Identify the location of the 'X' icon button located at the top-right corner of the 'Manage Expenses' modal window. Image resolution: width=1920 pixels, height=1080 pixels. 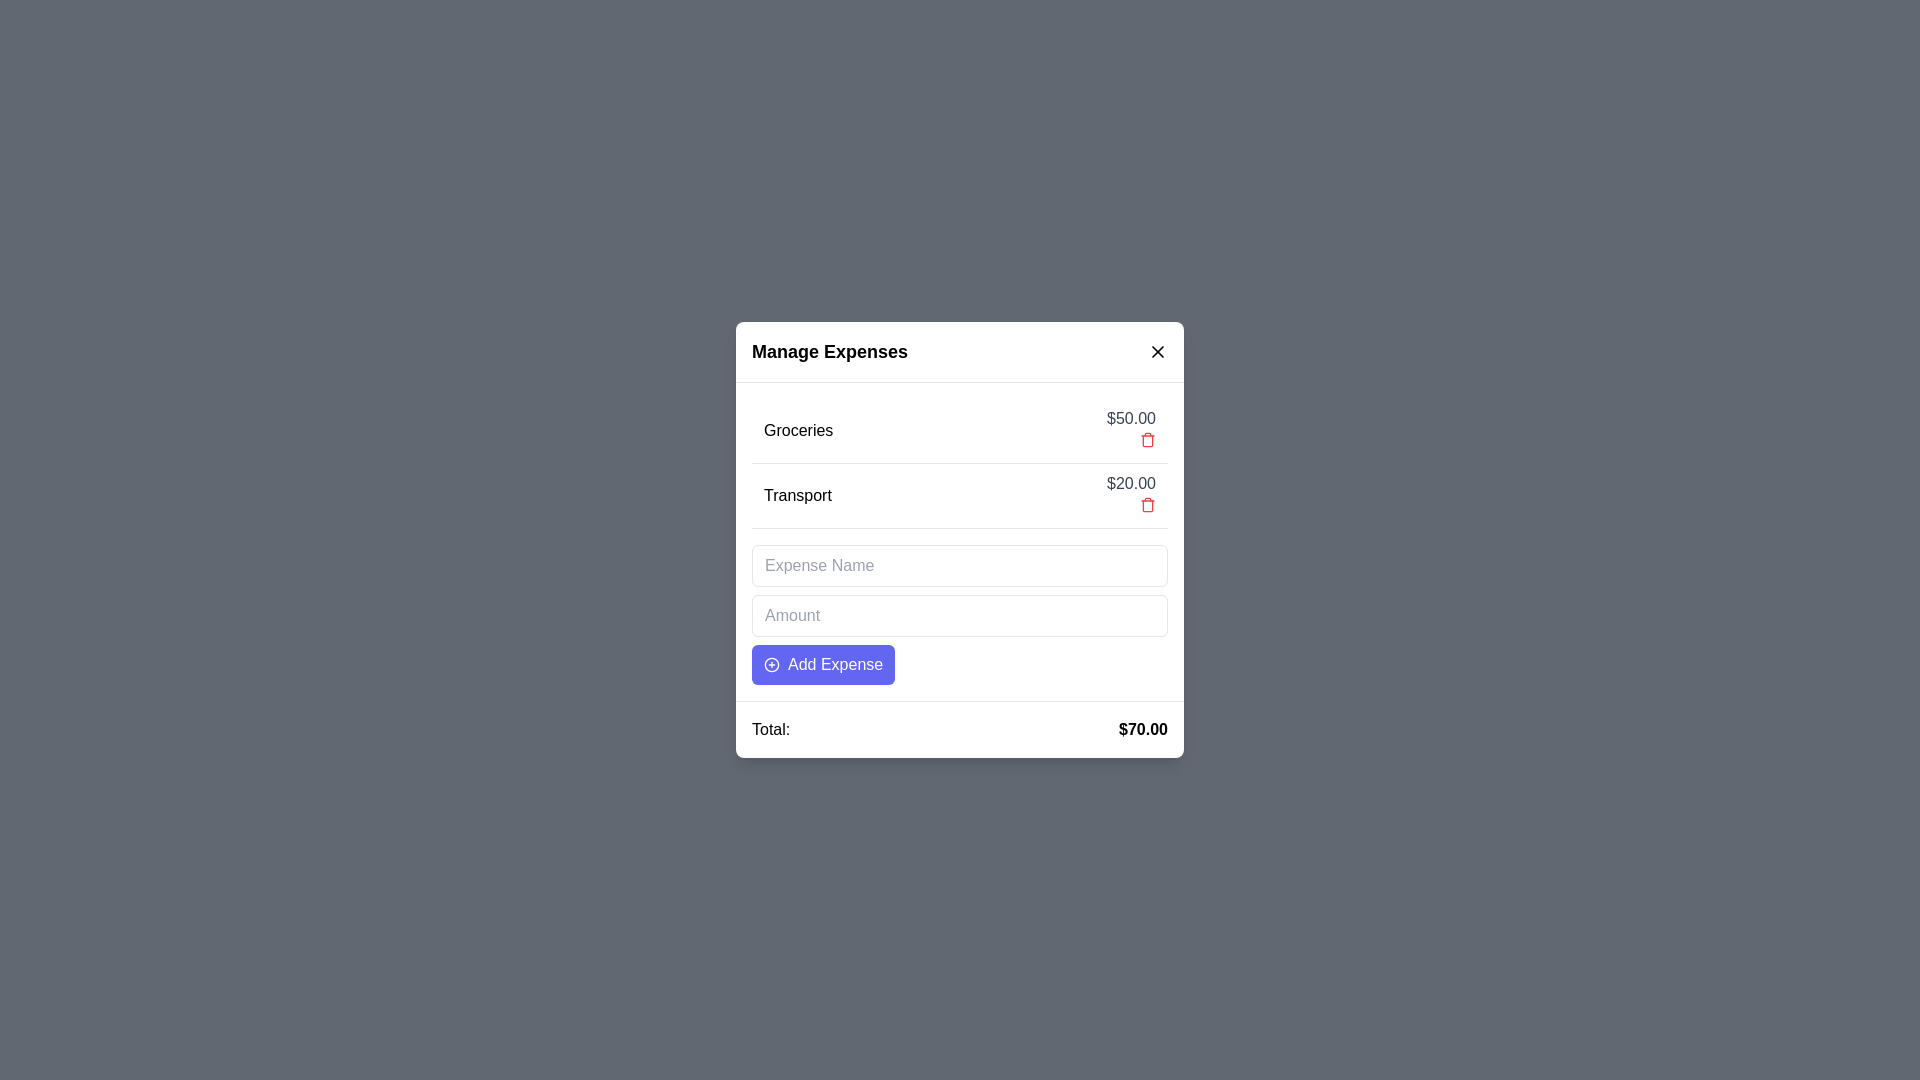
(1157, 350).